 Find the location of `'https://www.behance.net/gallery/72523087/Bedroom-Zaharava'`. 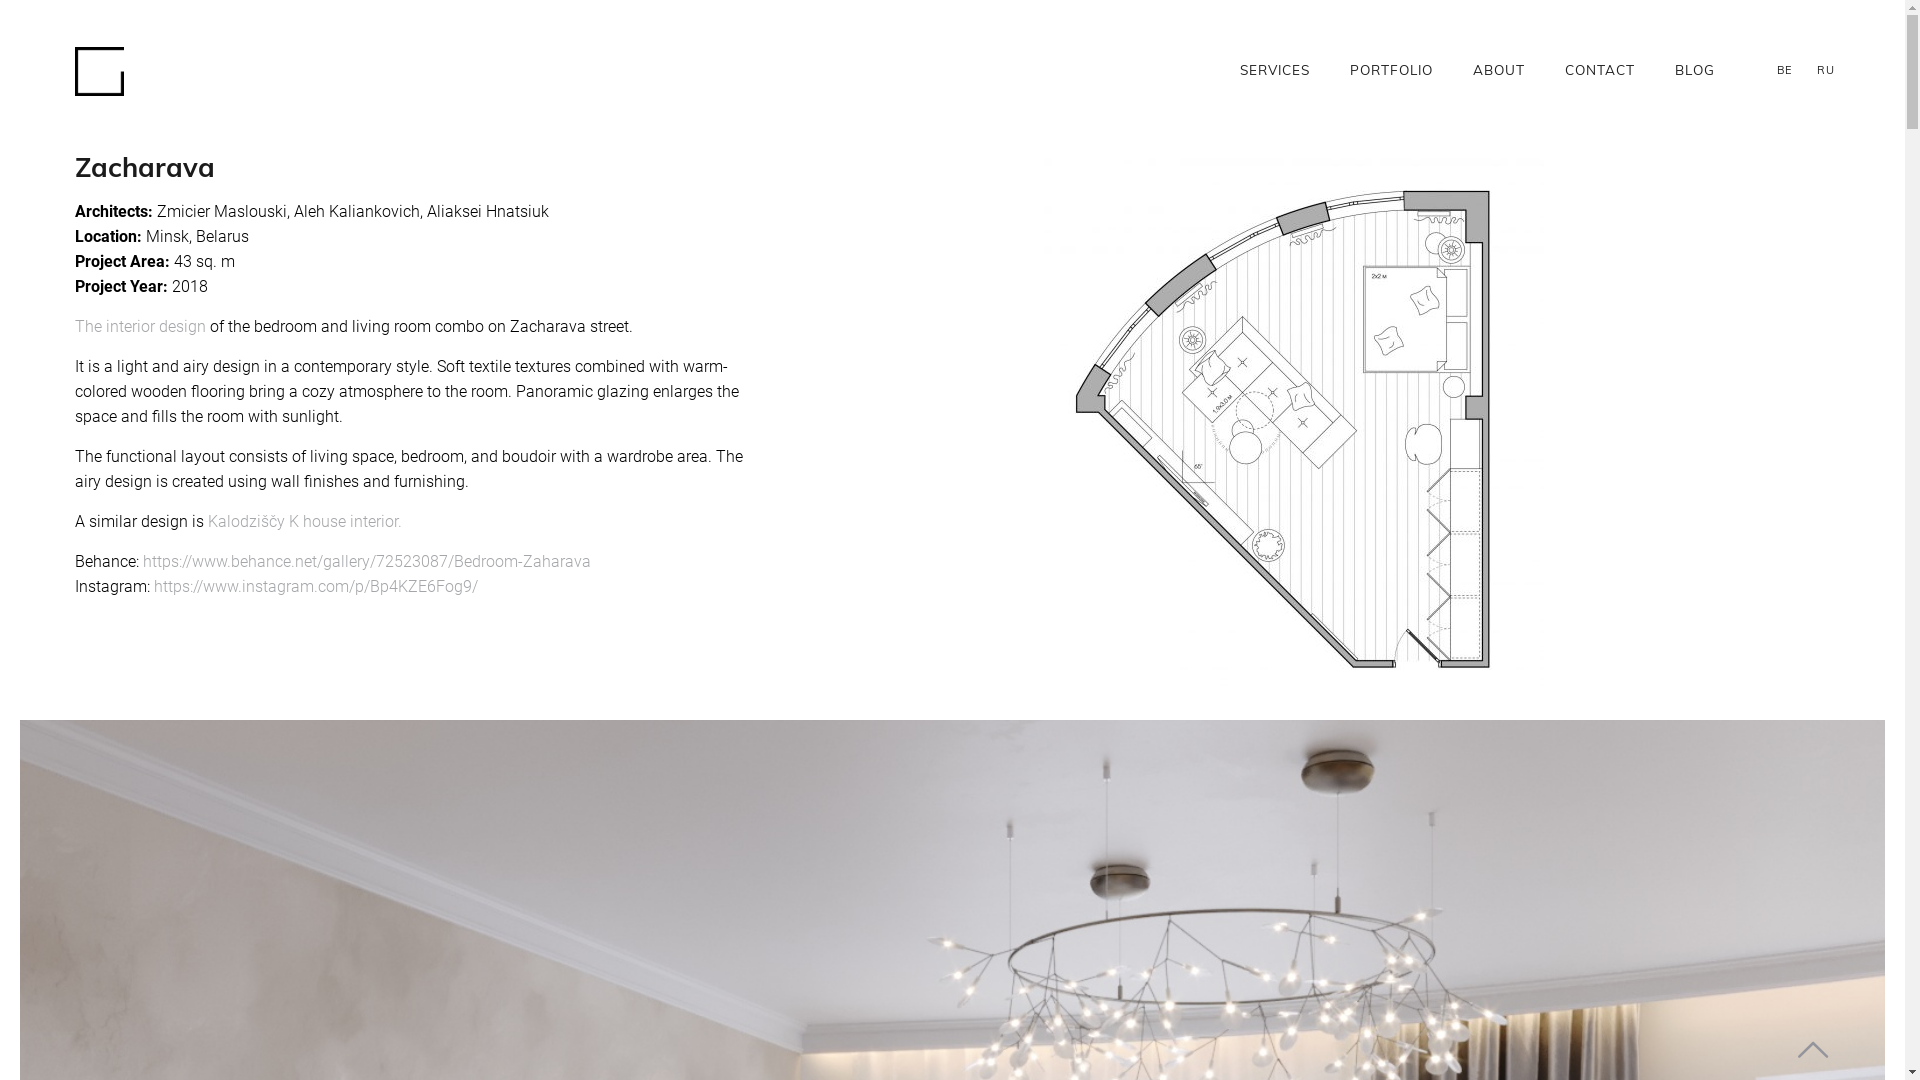

'https://www.behance.net/gallery/72523087/Bedroom-Zaharava' is located at coordinates (366, 561).